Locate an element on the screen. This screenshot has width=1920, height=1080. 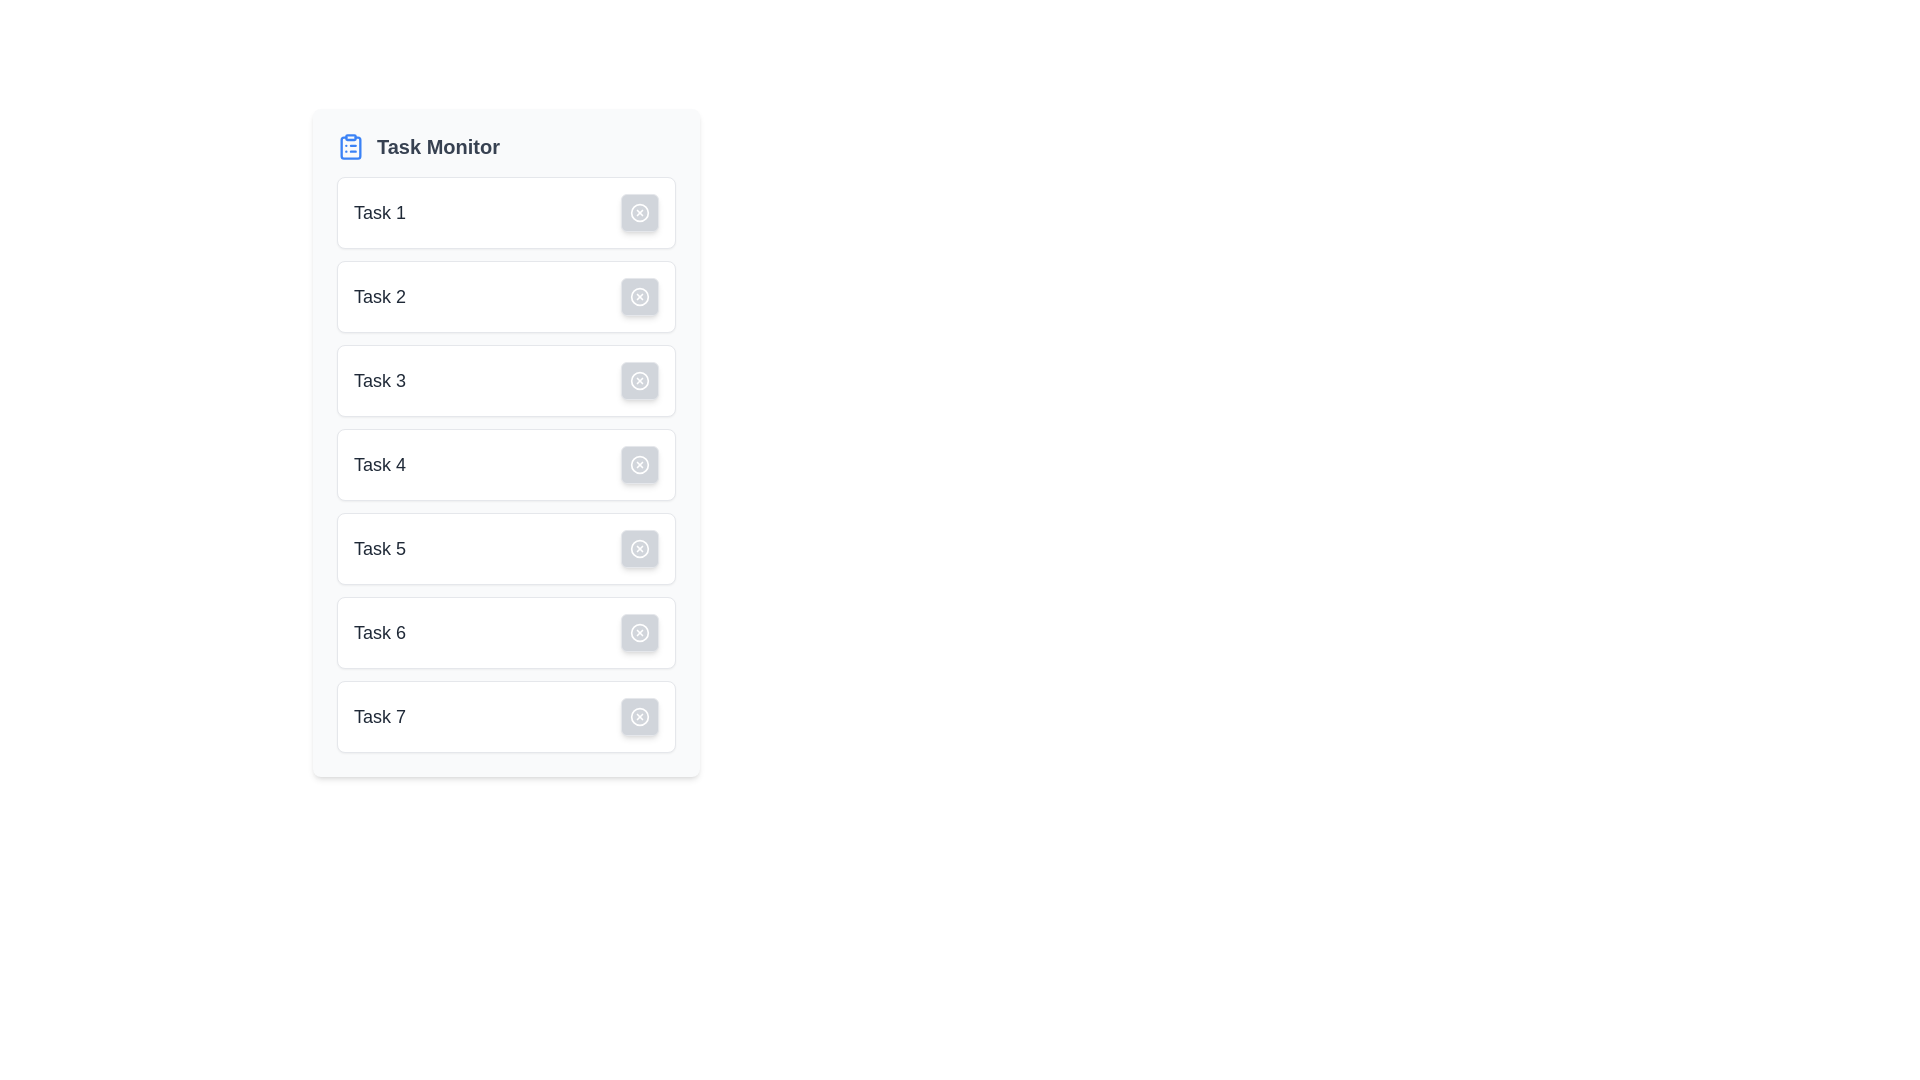
the small, circular button with a light gray background and 'X' icon located in the right section of the 'Task 2' row is located at coordinates (638, 297).